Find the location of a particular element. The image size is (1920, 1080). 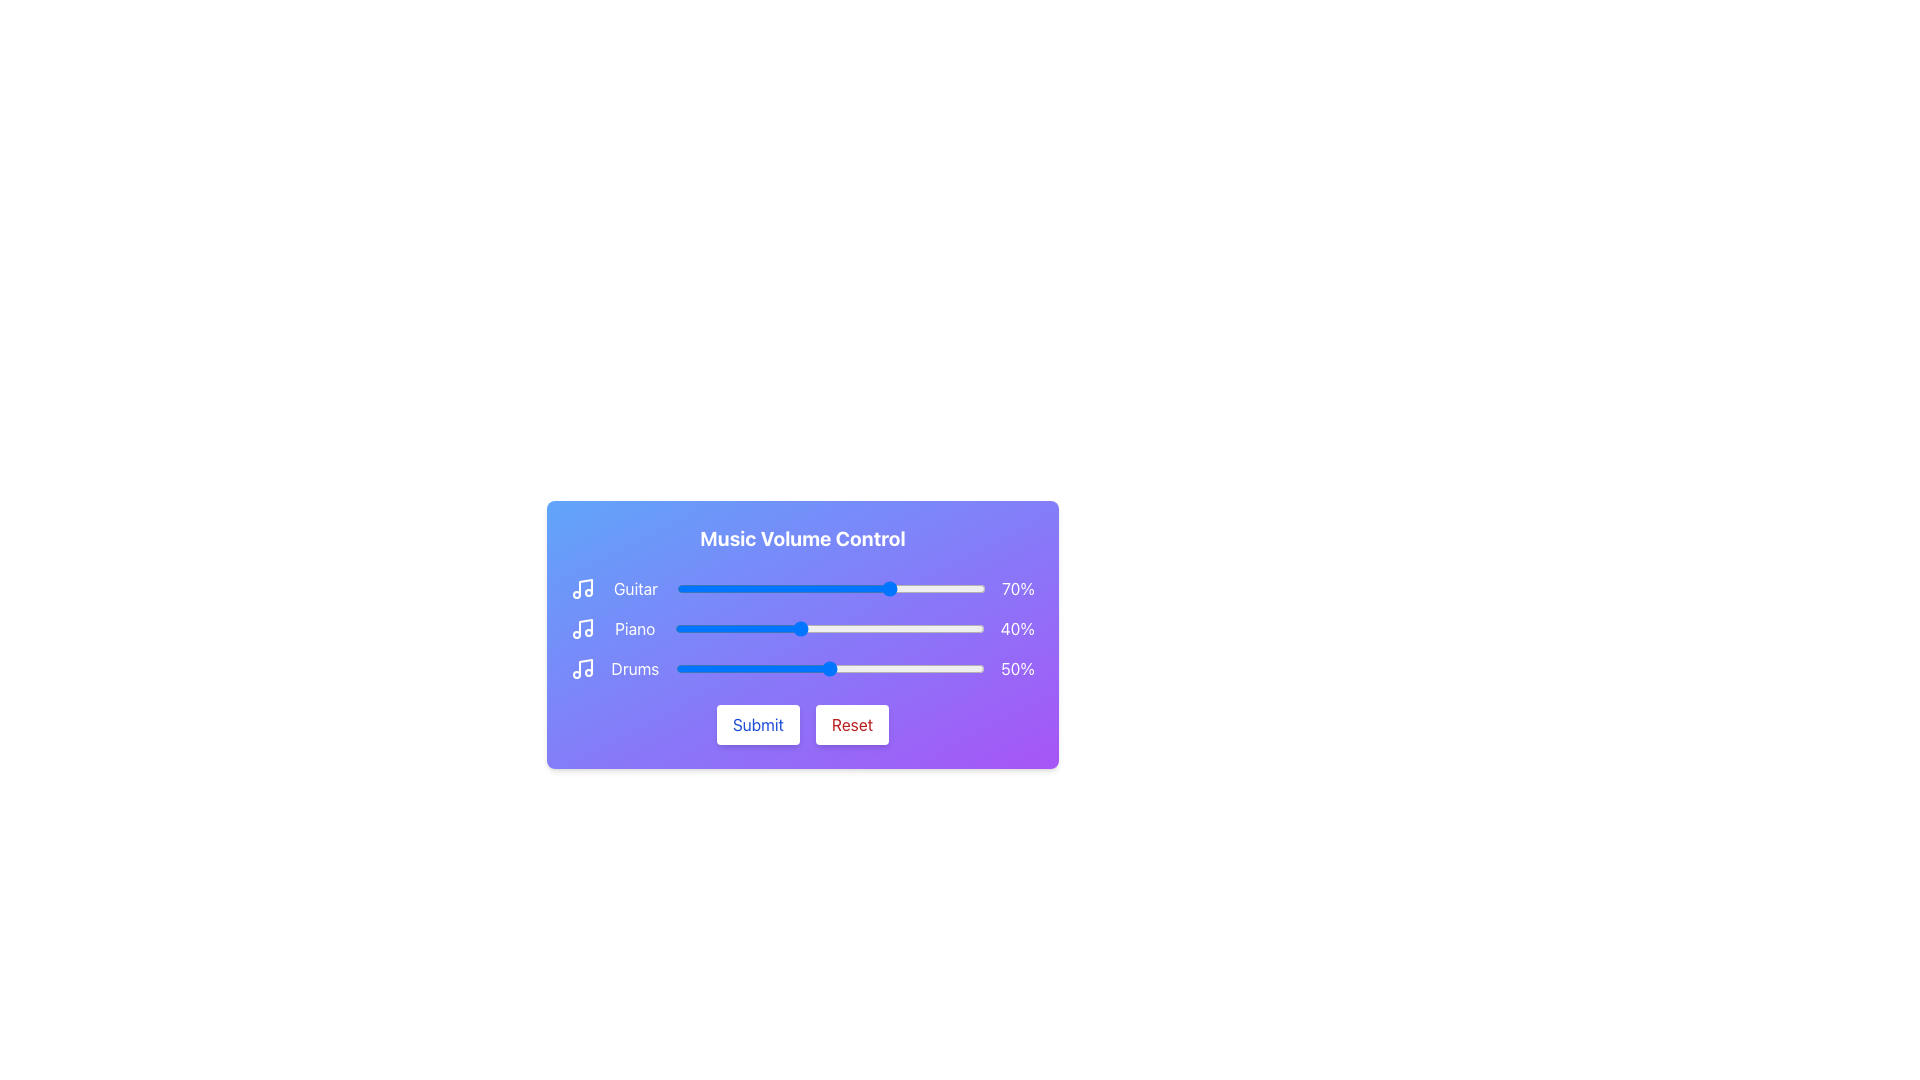

guitar volume is located at coordinates (862, 588).